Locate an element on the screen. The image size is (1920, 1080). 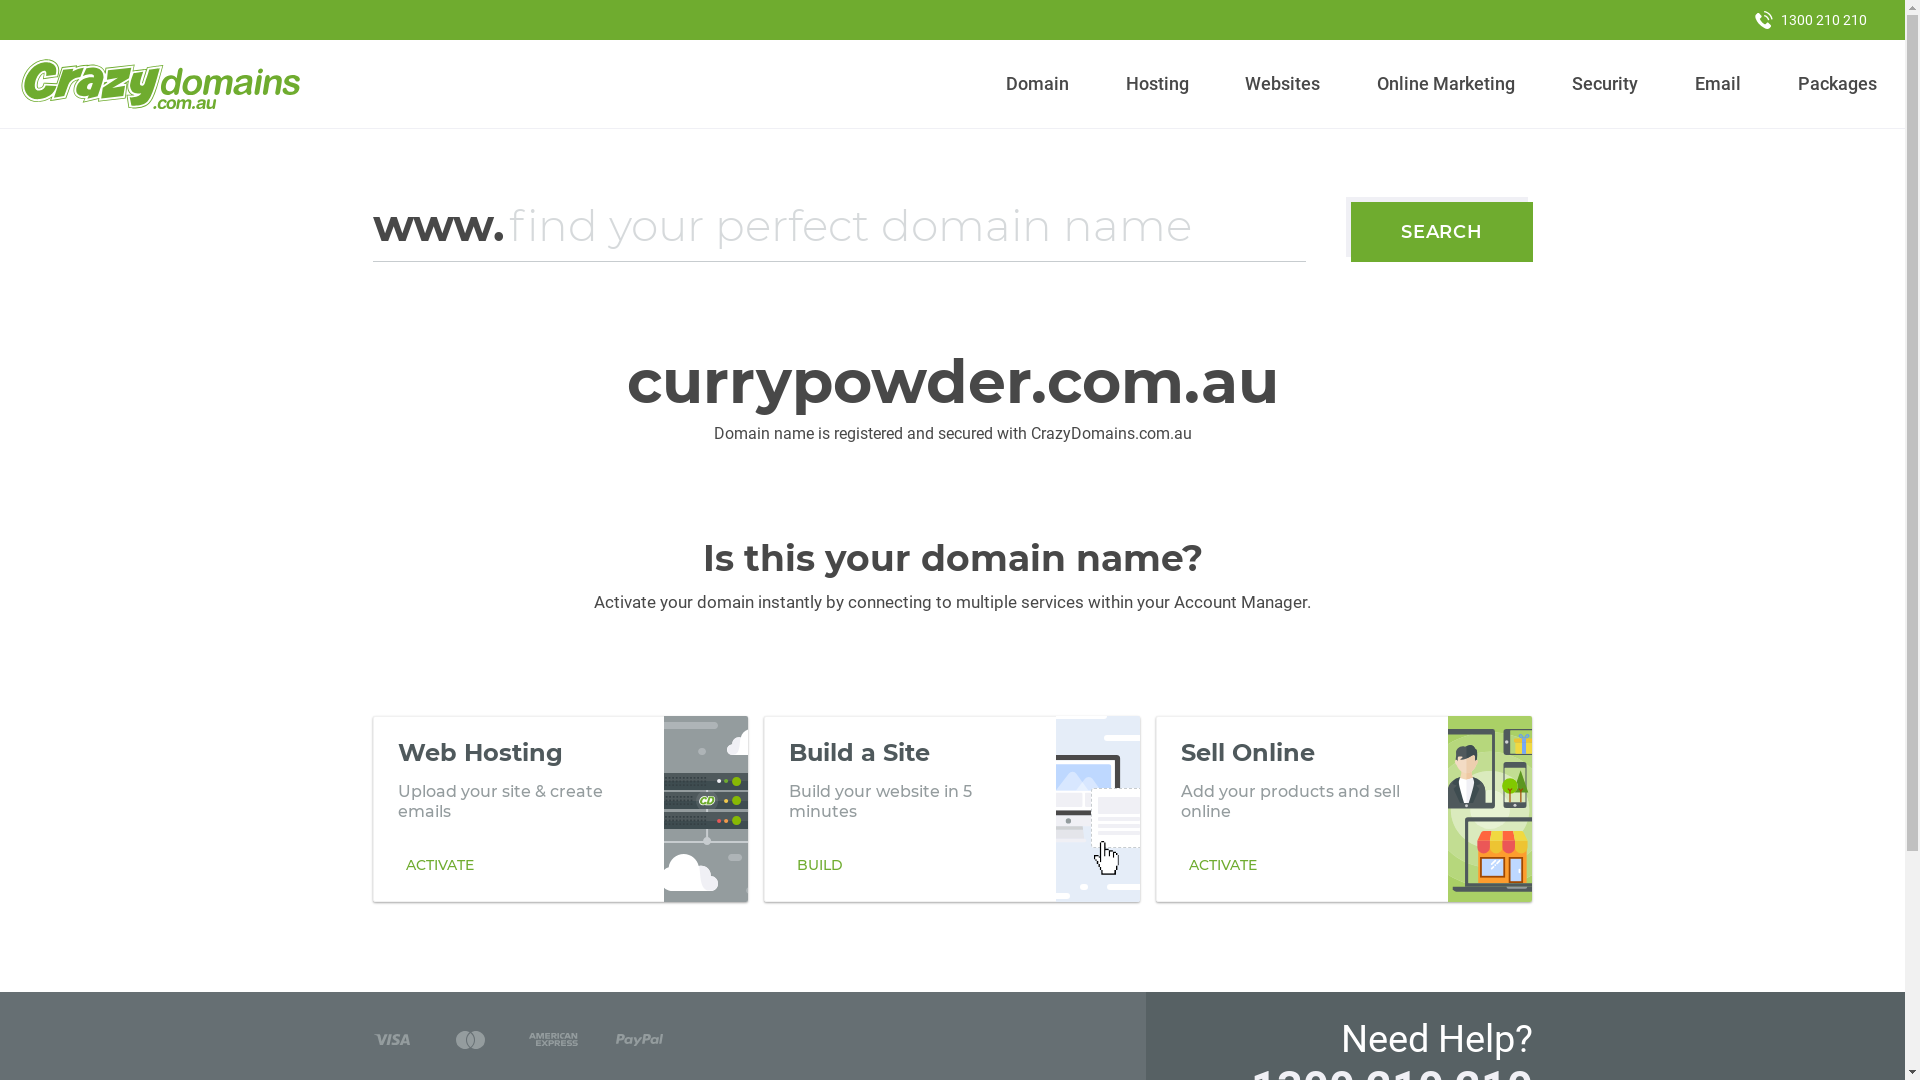
'SEARCH' is located at coordinates (1441, 230).